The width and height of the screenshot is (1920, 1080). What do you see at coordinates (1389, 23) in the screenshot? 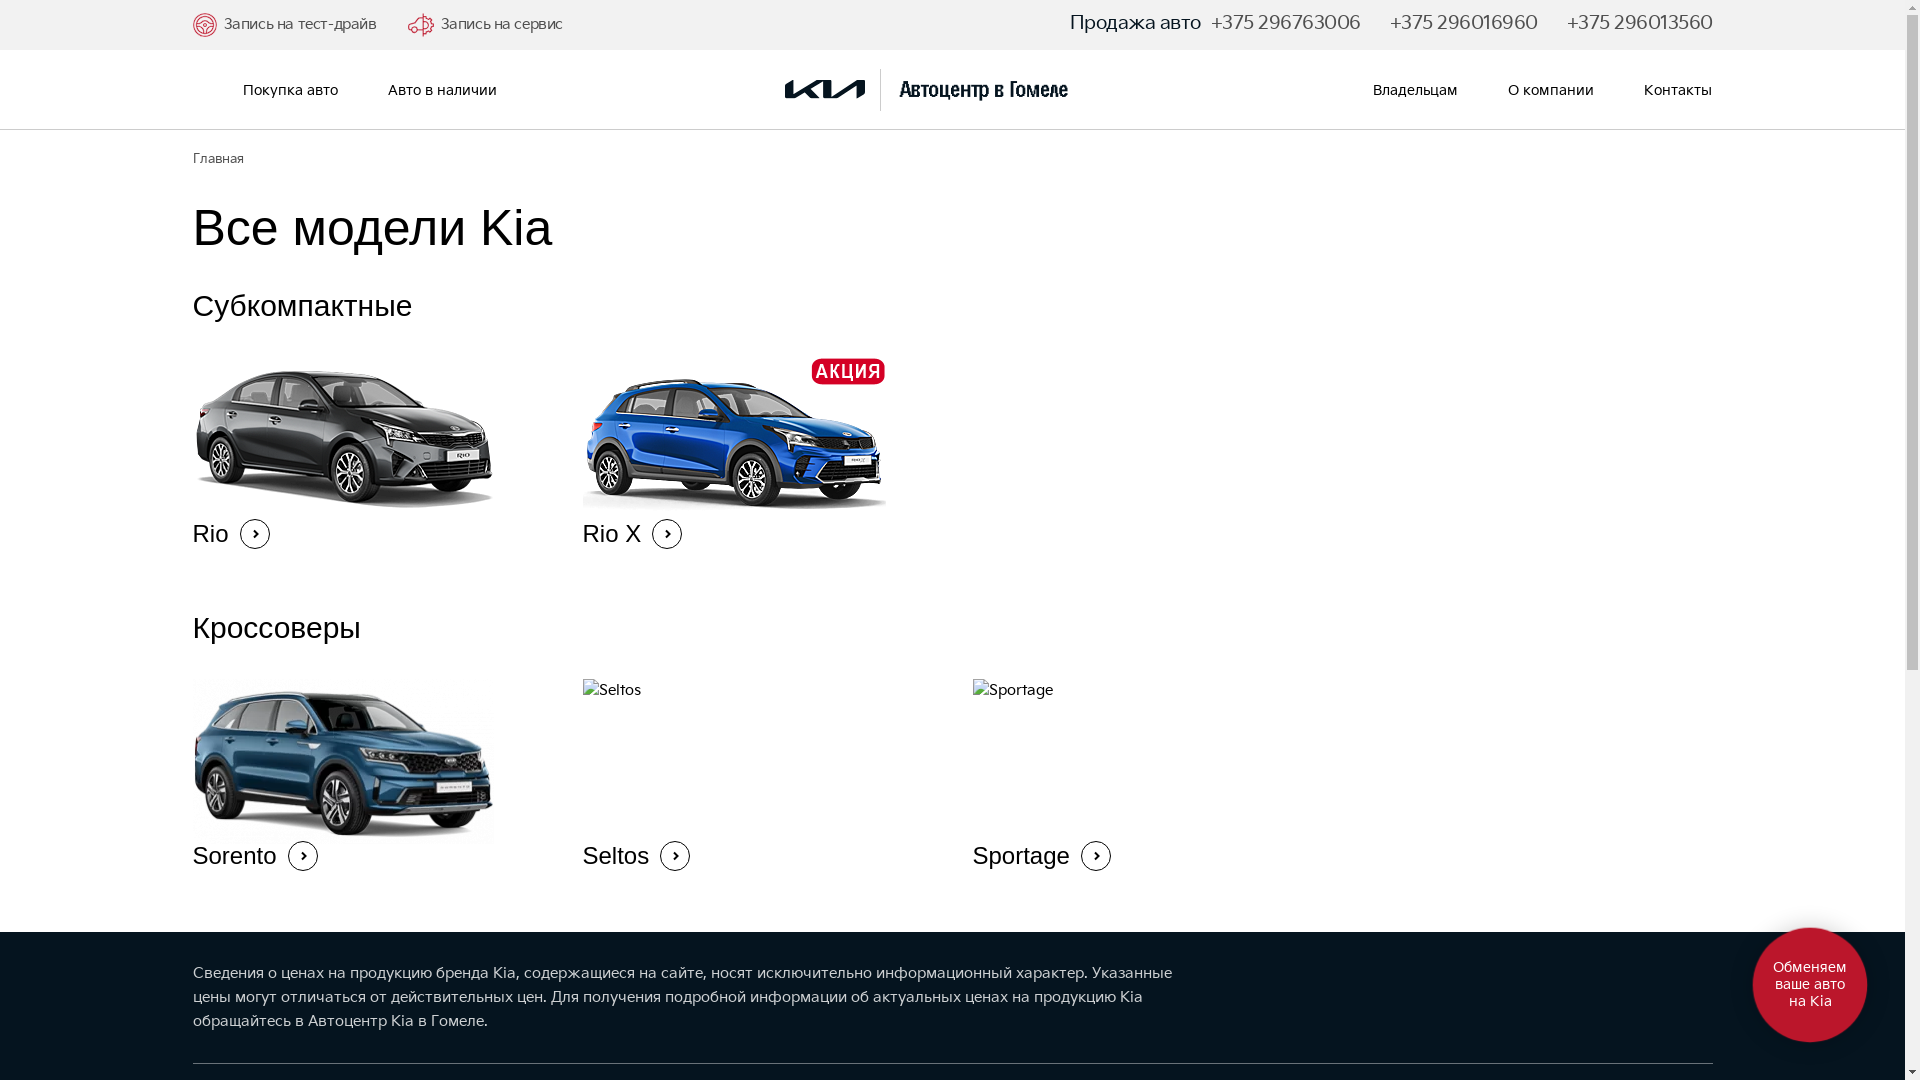
I see `'+375 296016960'` at bounding box center [1389, 23].